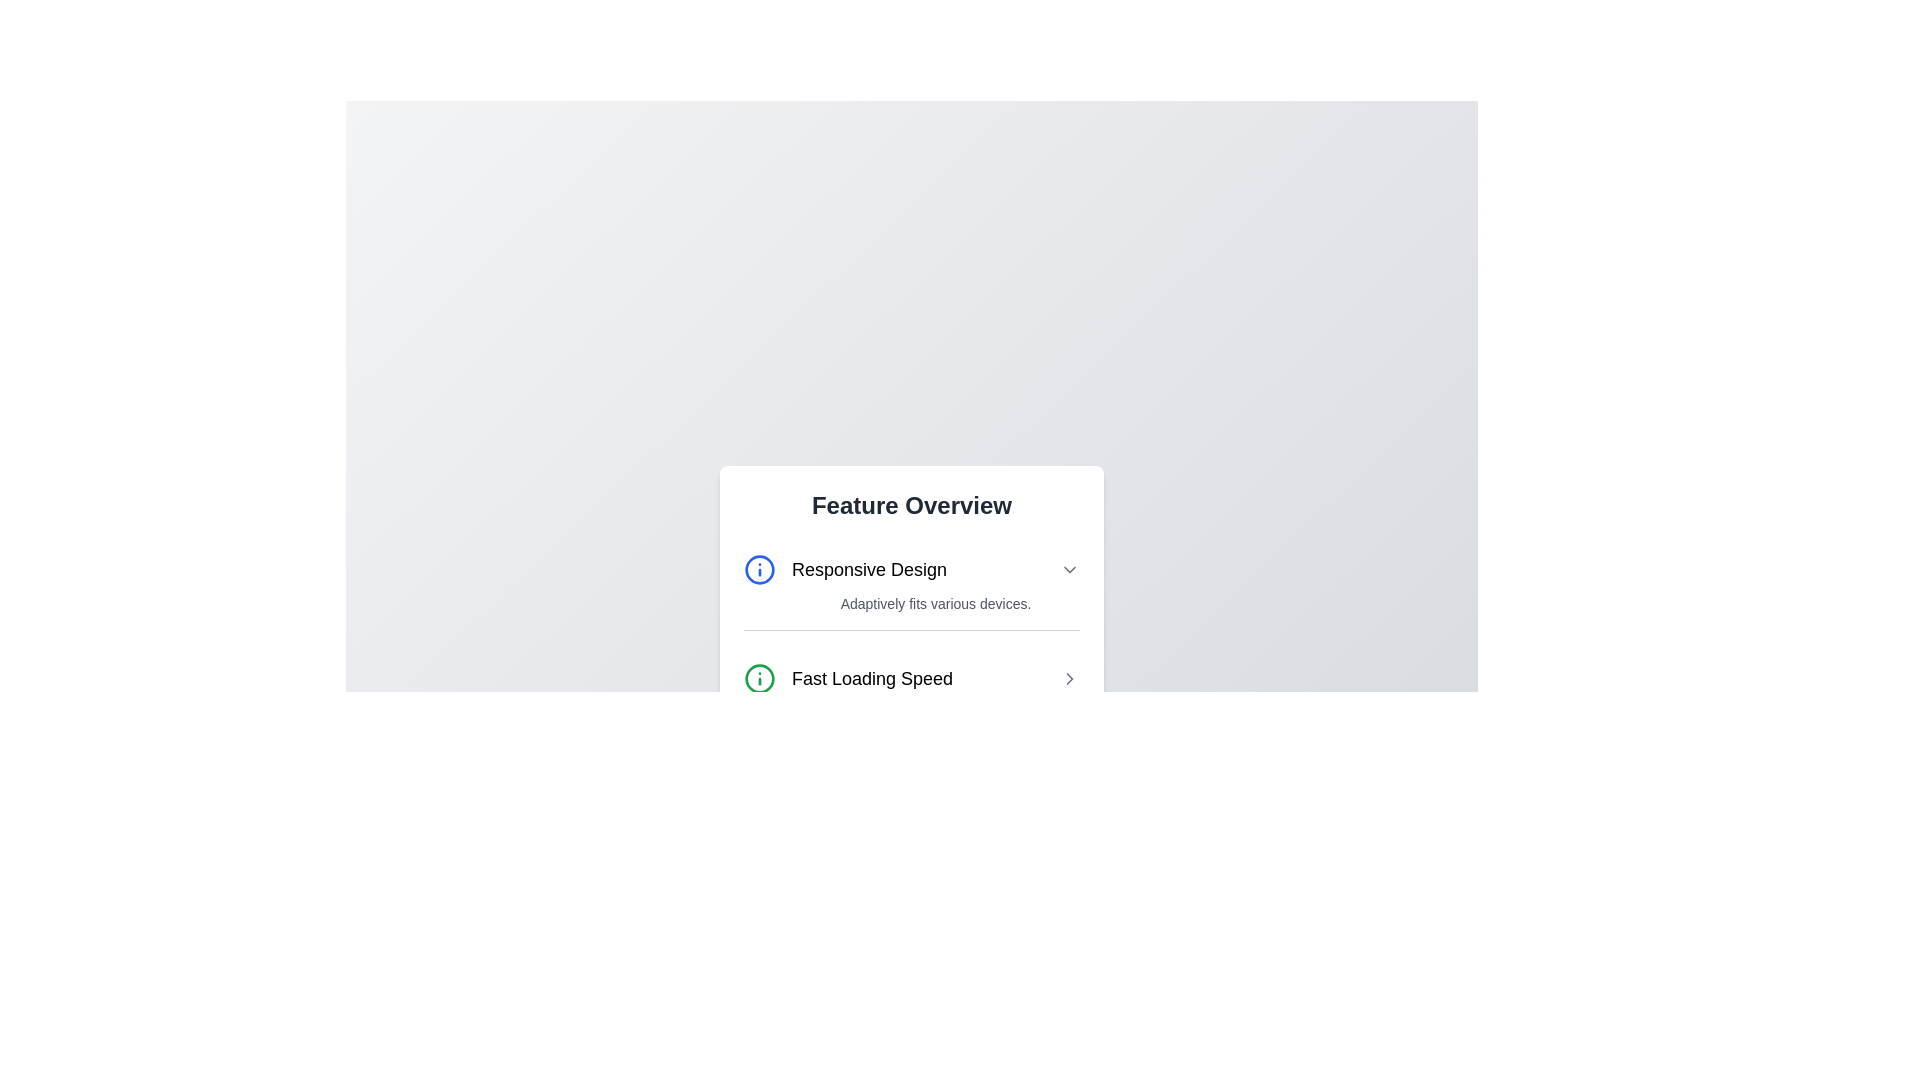 The height and width of the screenshot is (1080, 1920). What do you see at coordinates (1069, 677) in the screenshot?
I see `the chevron icon located to the right of the 'Fast Loading Speed' text in the 'Feature Overview' section` at bounding box center [1069, 677].